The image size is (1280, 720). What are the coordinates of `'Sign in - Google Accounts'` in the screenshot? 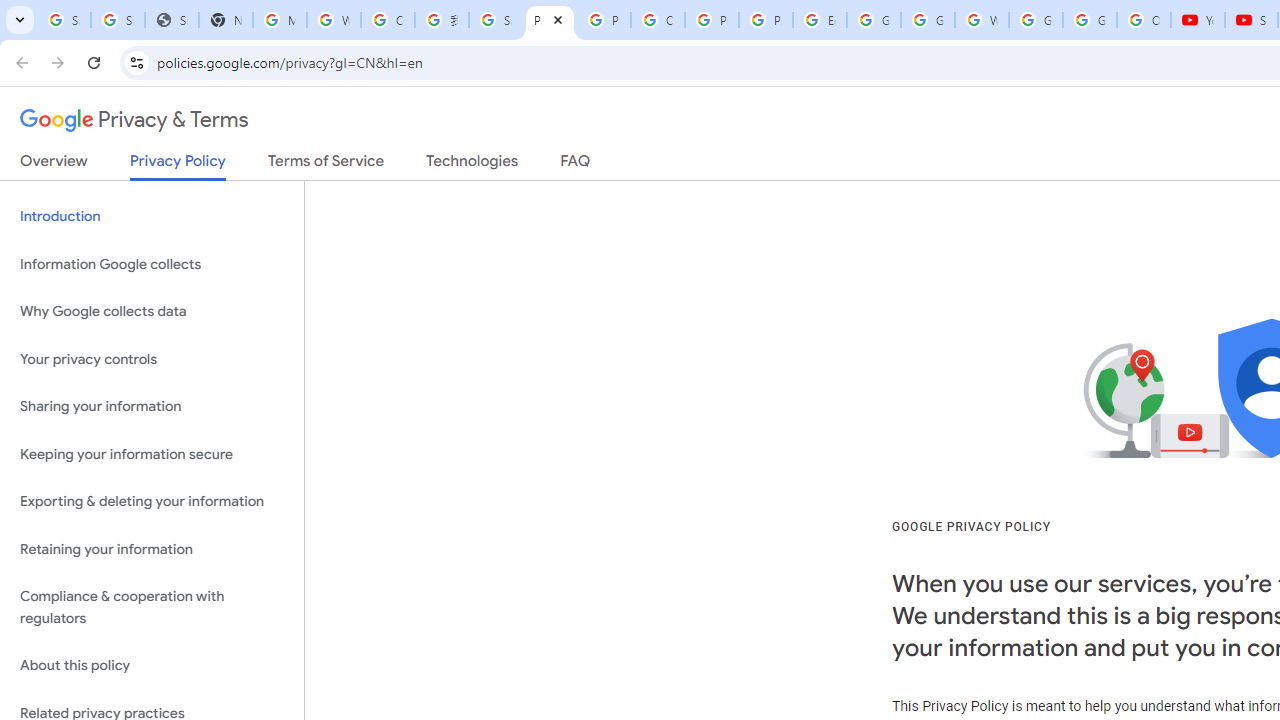 It's located at (496, 20).